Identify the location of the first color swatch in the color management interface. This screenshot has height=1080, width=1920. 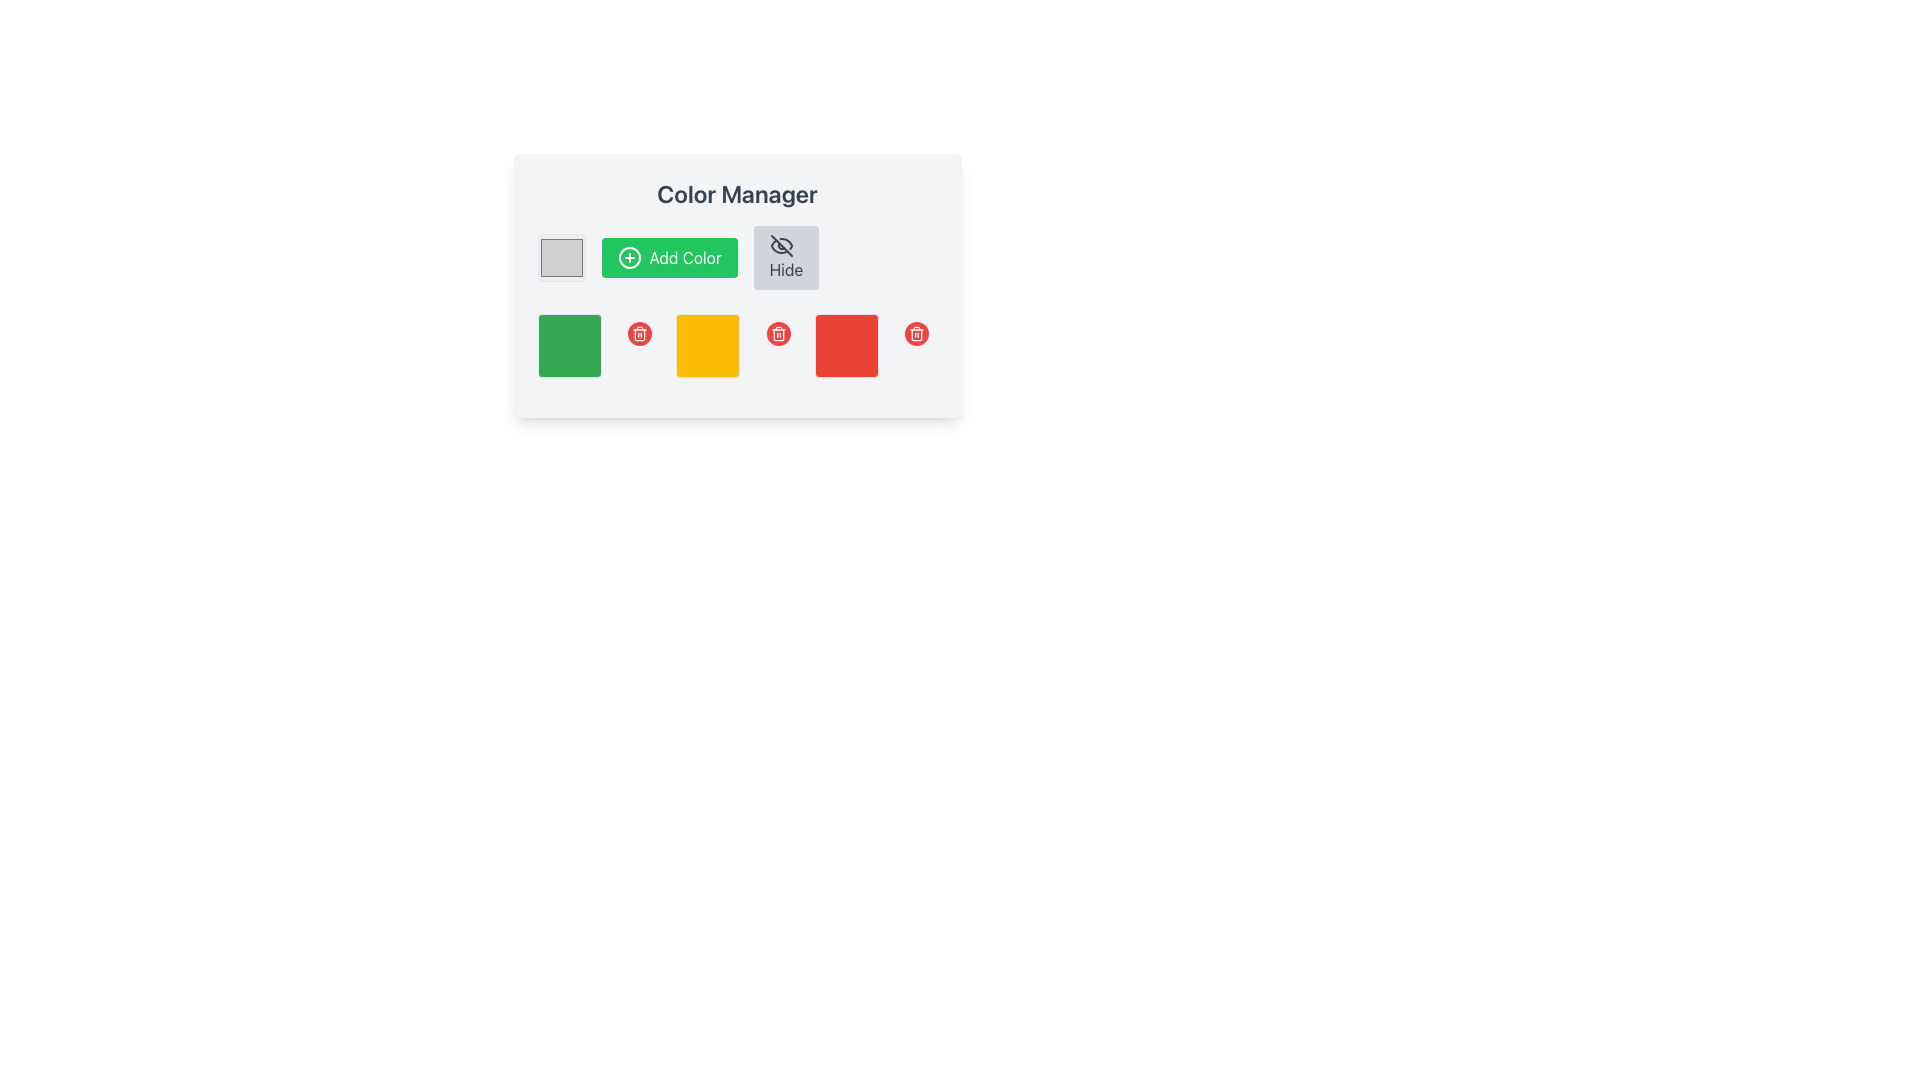
(597, 345).